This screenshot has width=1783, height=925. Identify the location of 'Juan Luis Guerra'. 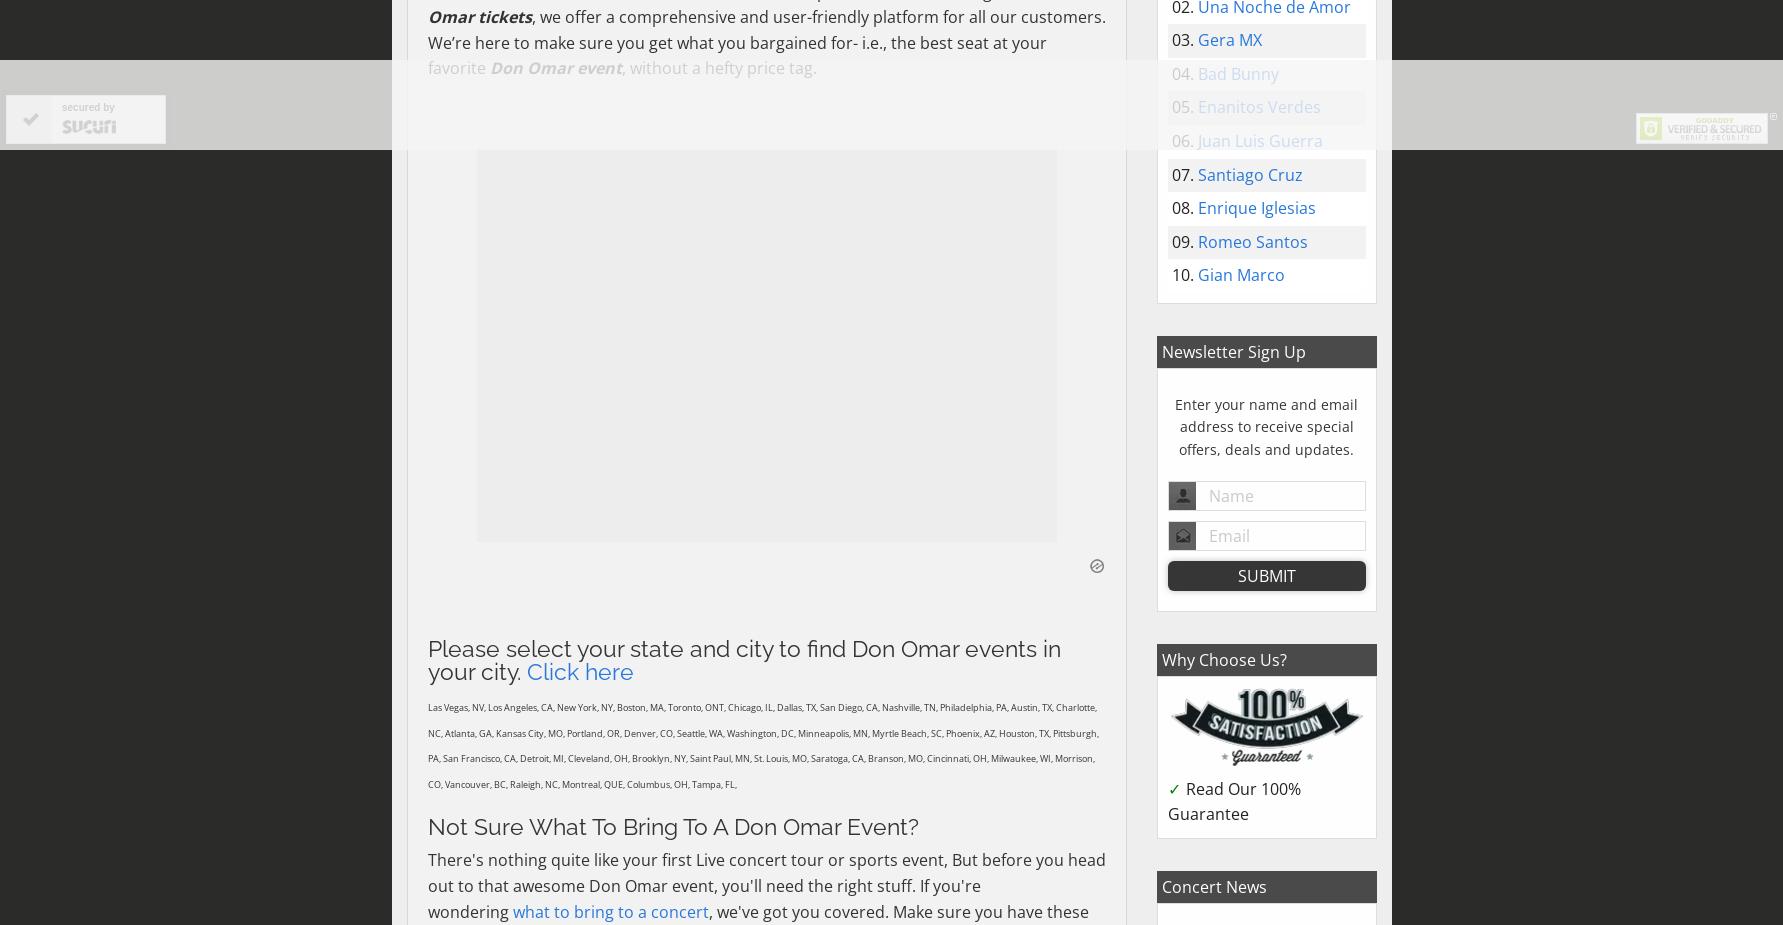
(1196, 139).